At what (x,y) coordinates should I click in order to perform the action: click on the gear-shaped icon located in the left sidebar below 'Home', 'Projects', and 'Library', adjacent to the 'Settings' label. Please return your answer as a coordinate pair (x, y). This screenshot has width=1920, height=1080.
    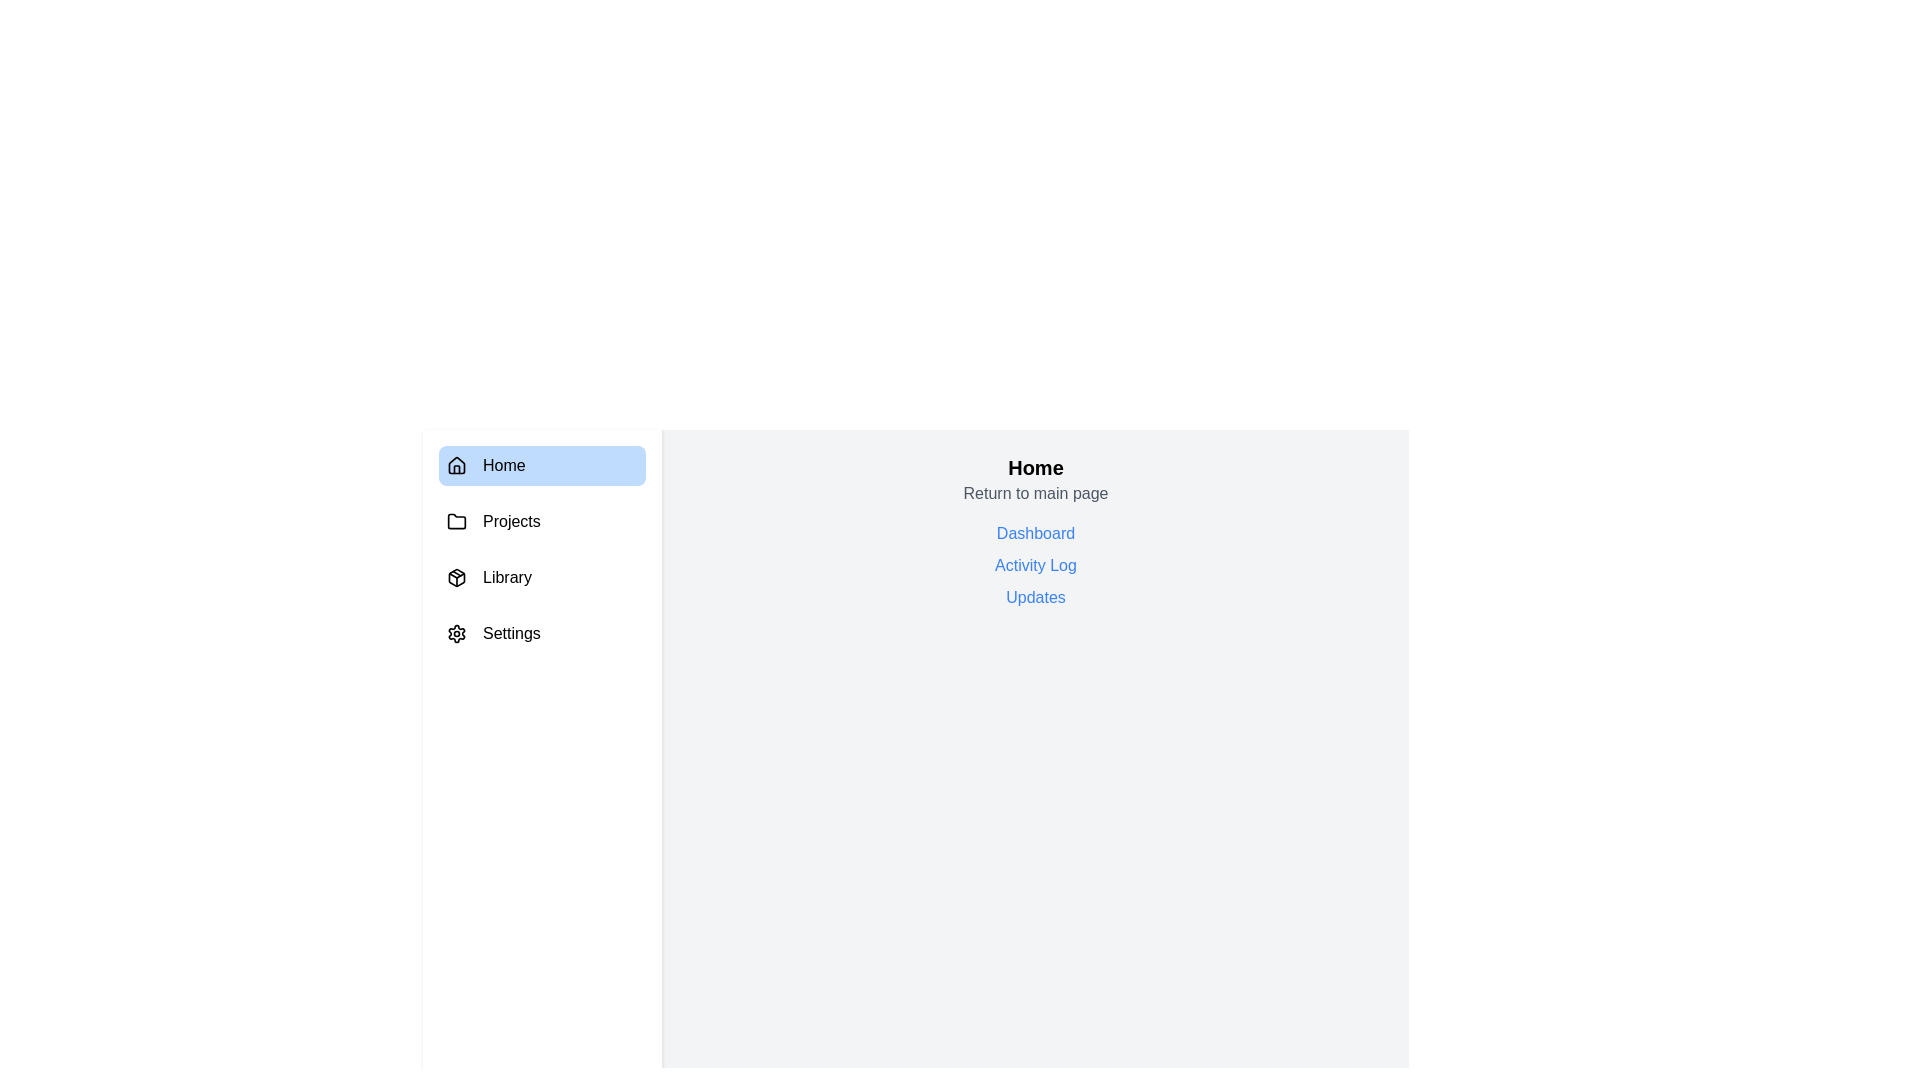
    Looking at the image, I should click on (455, 633).